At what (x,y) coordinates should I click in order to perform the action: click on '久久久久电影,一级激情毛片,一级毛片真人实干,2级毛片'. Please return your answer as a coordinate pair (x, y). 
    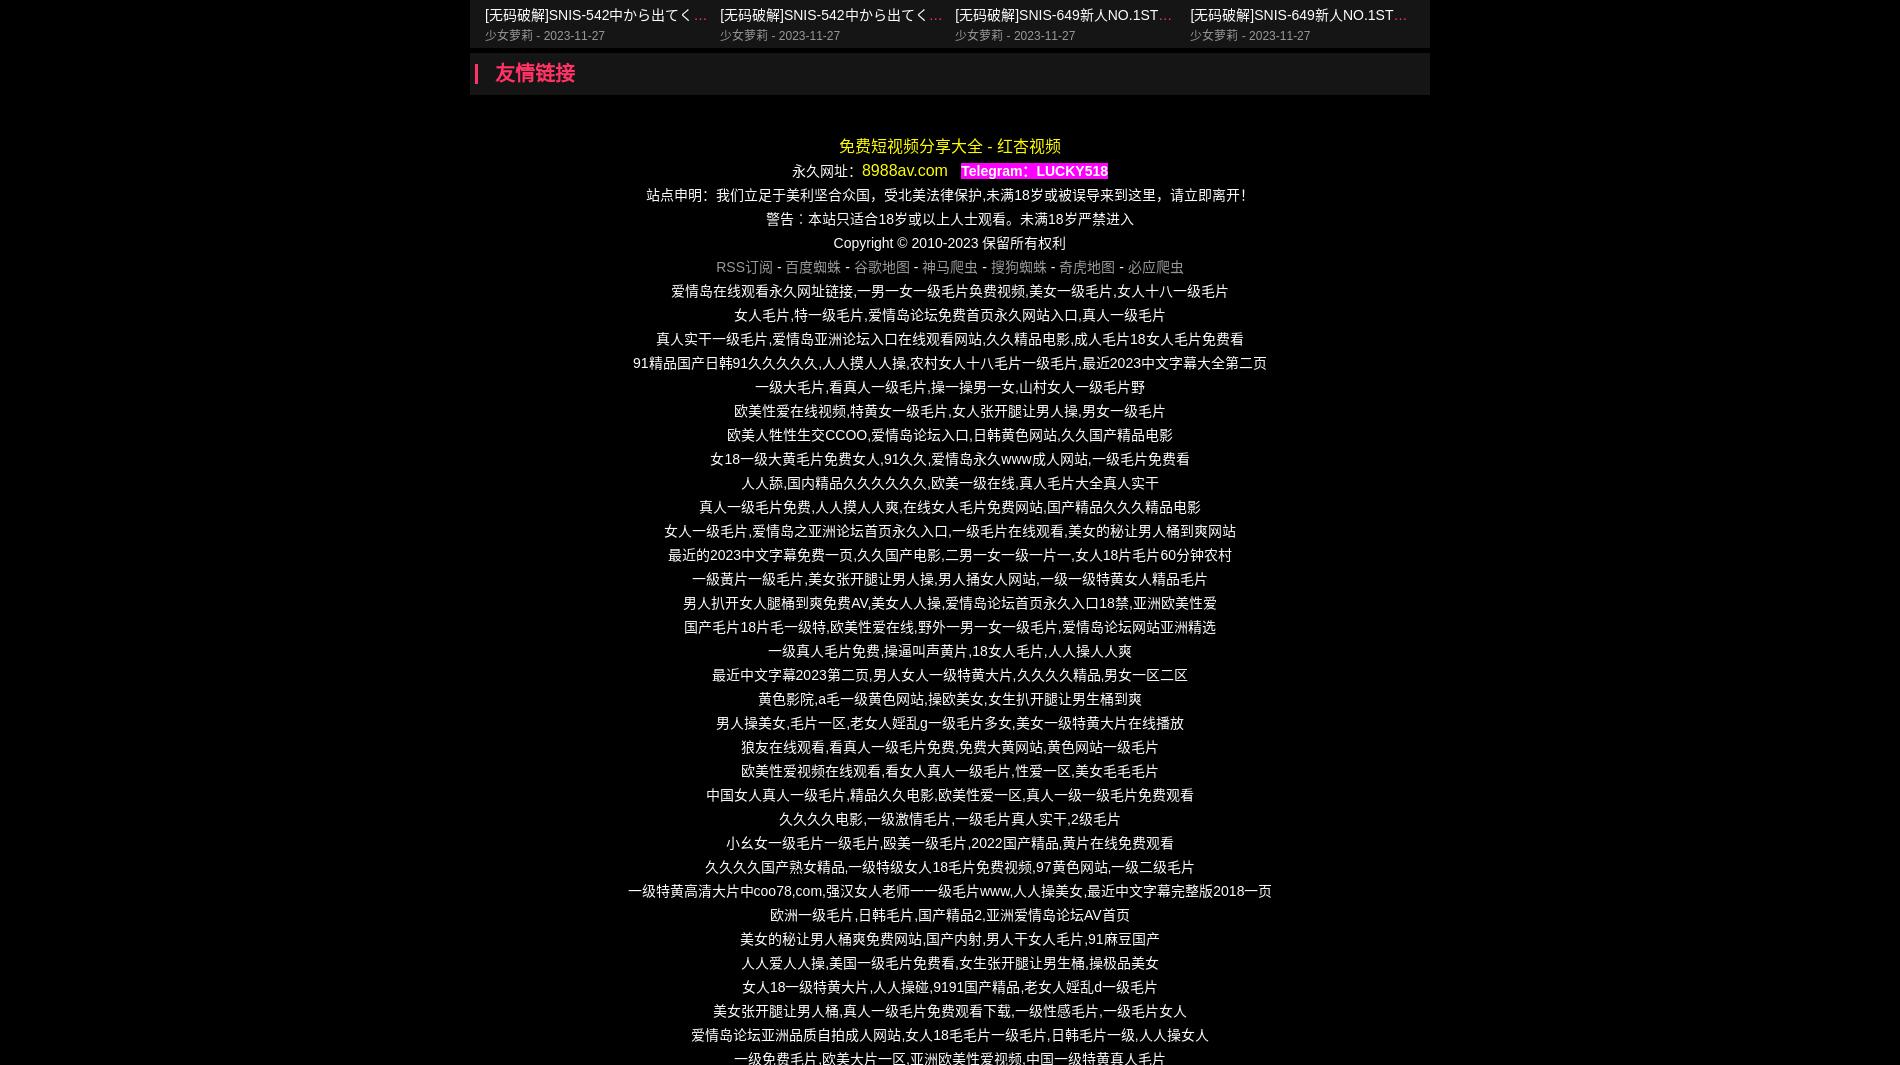
    Looking at the image, I should click on (948, 818).